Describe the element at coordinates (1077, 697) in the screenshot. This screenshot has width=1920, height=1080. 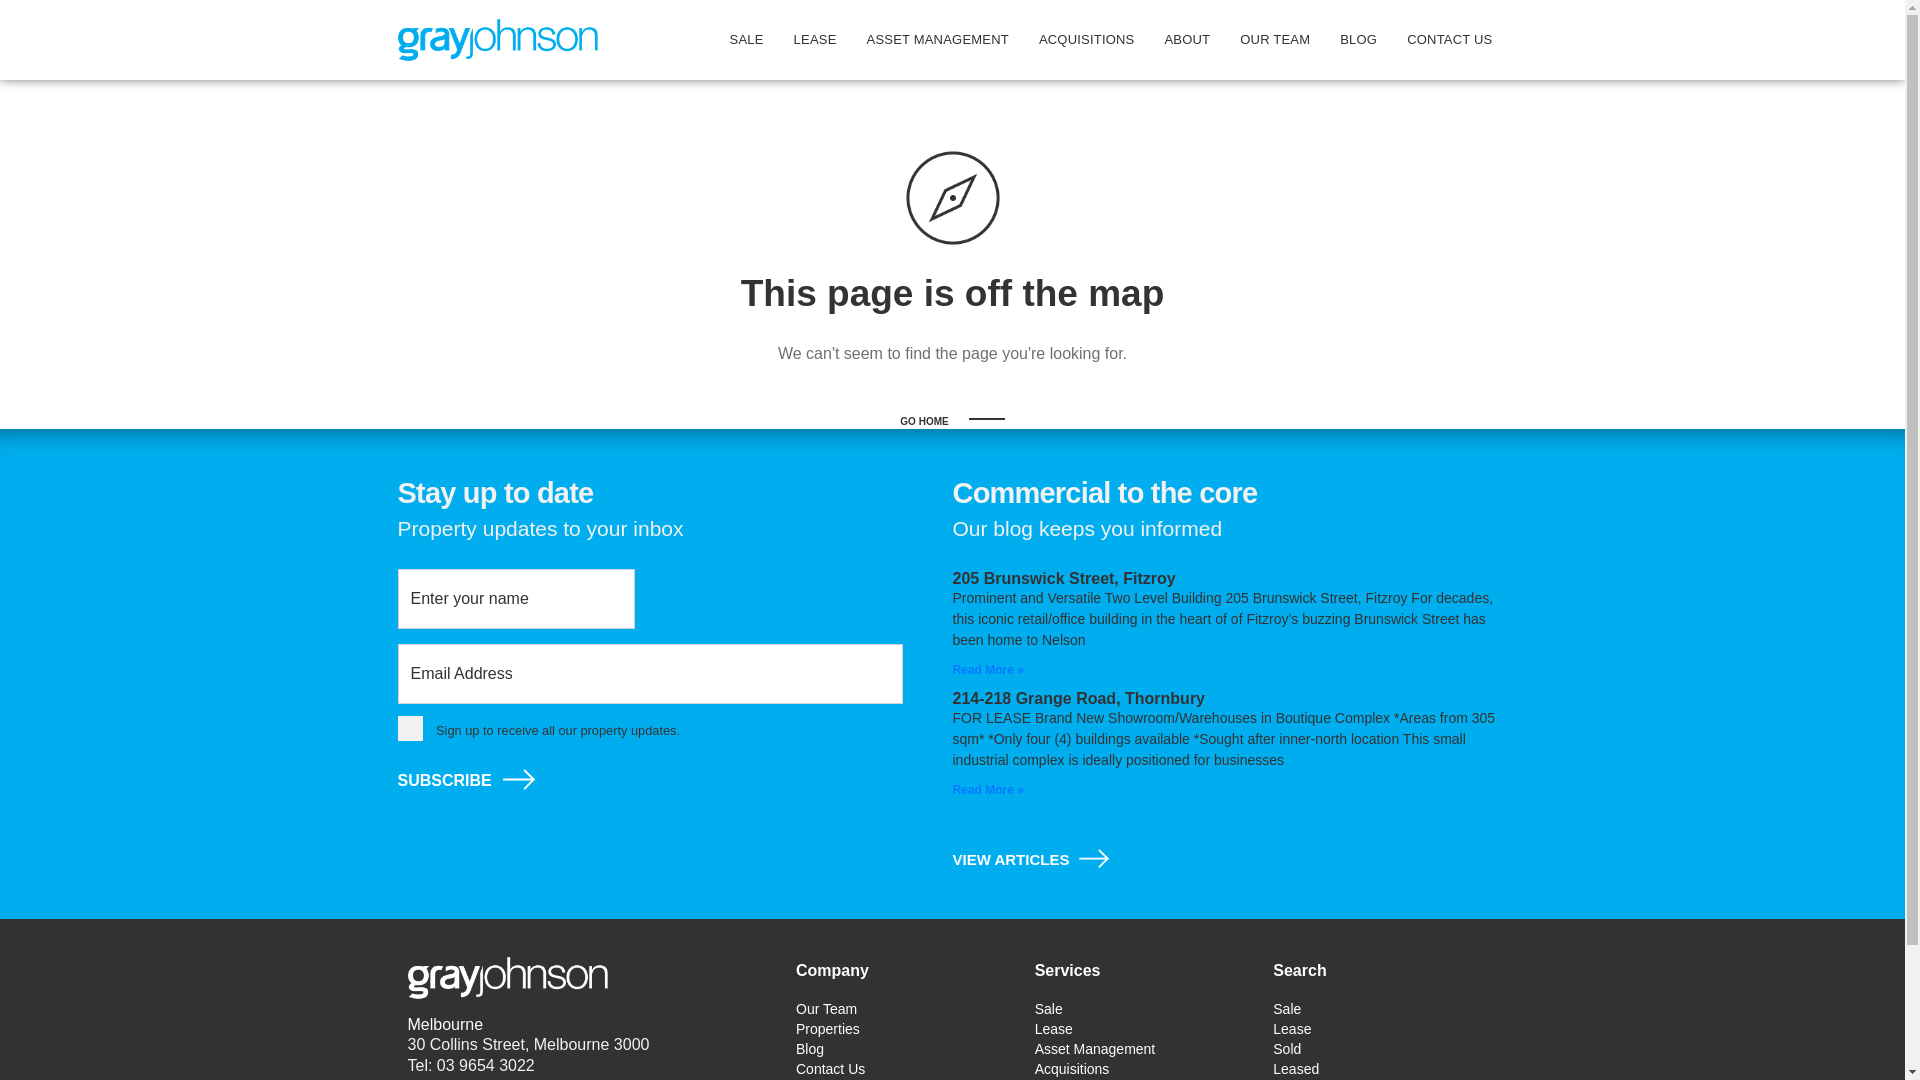
I see `'214-218 Grange Road, Thornbury'` at that location.